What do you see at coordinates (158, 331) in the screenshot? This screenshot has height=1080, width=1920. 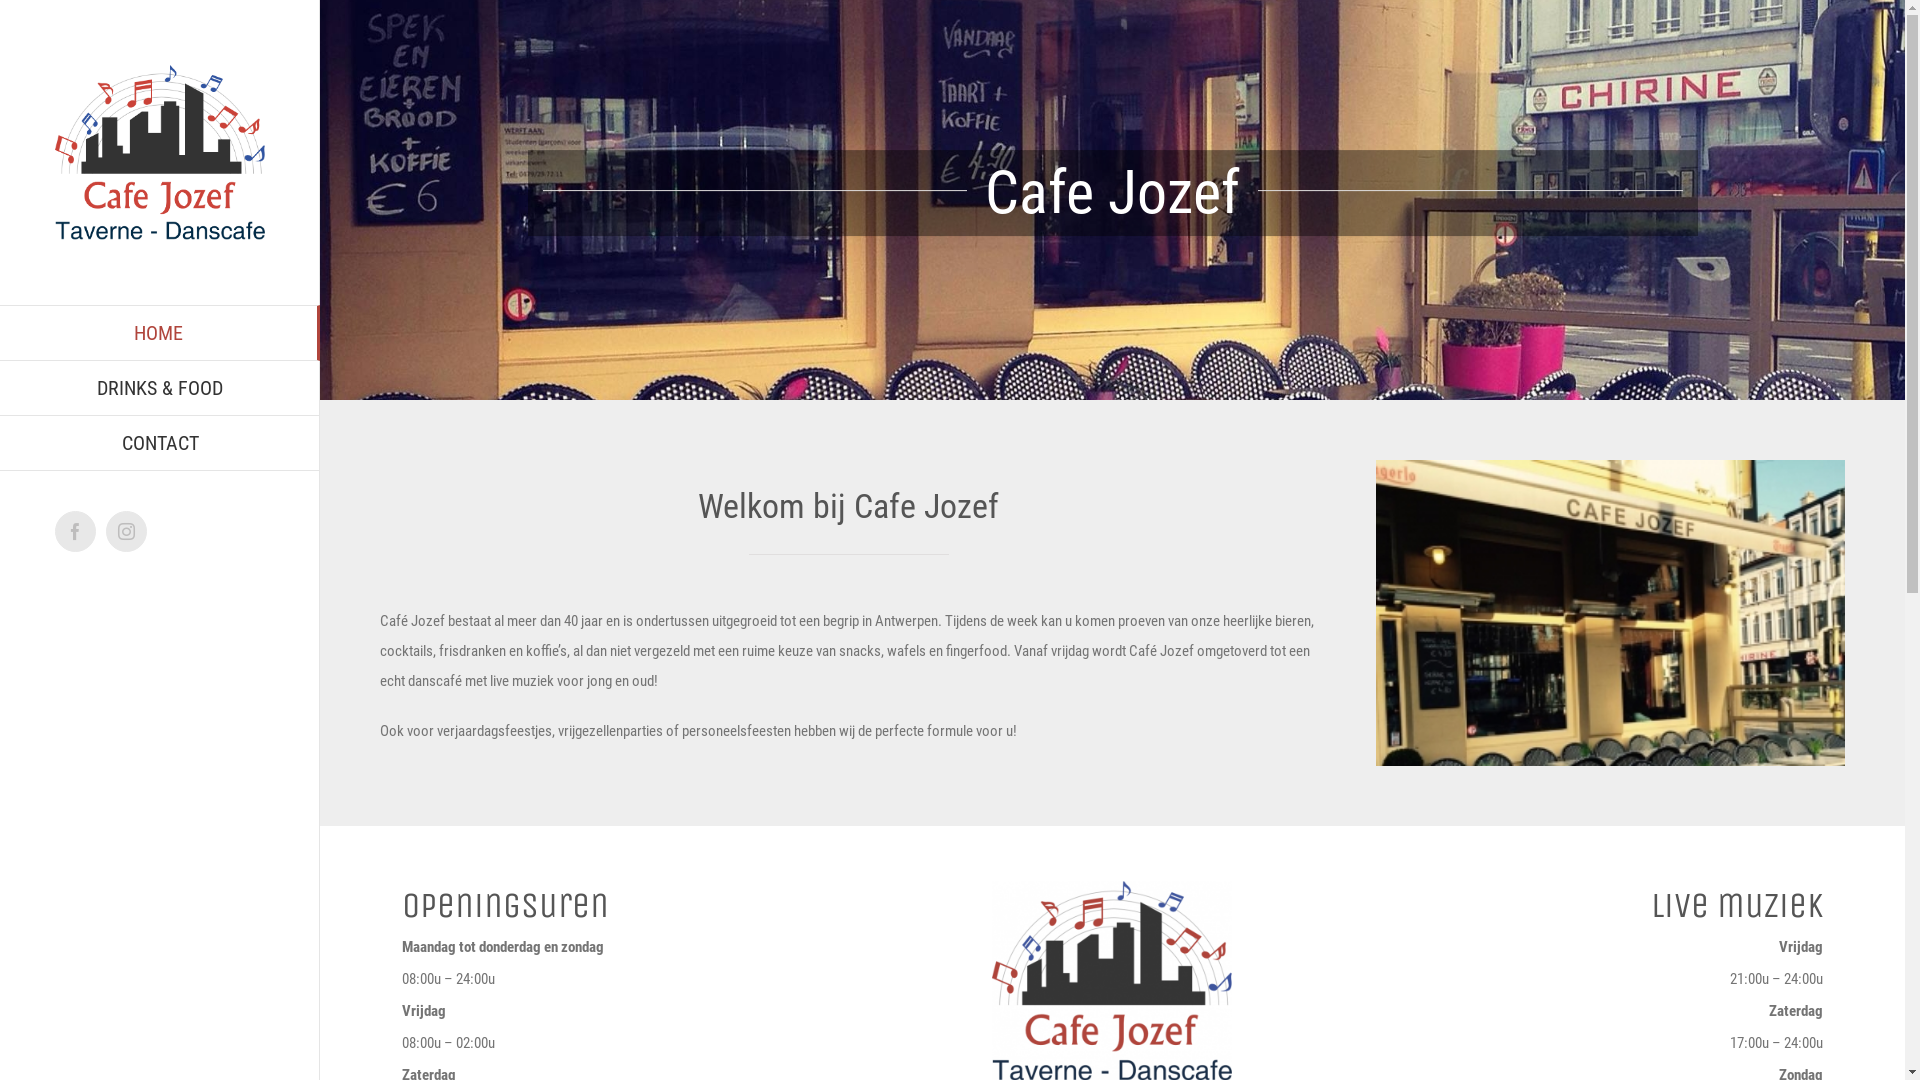 I see `'HOME'` at bounding box center [158, 331].